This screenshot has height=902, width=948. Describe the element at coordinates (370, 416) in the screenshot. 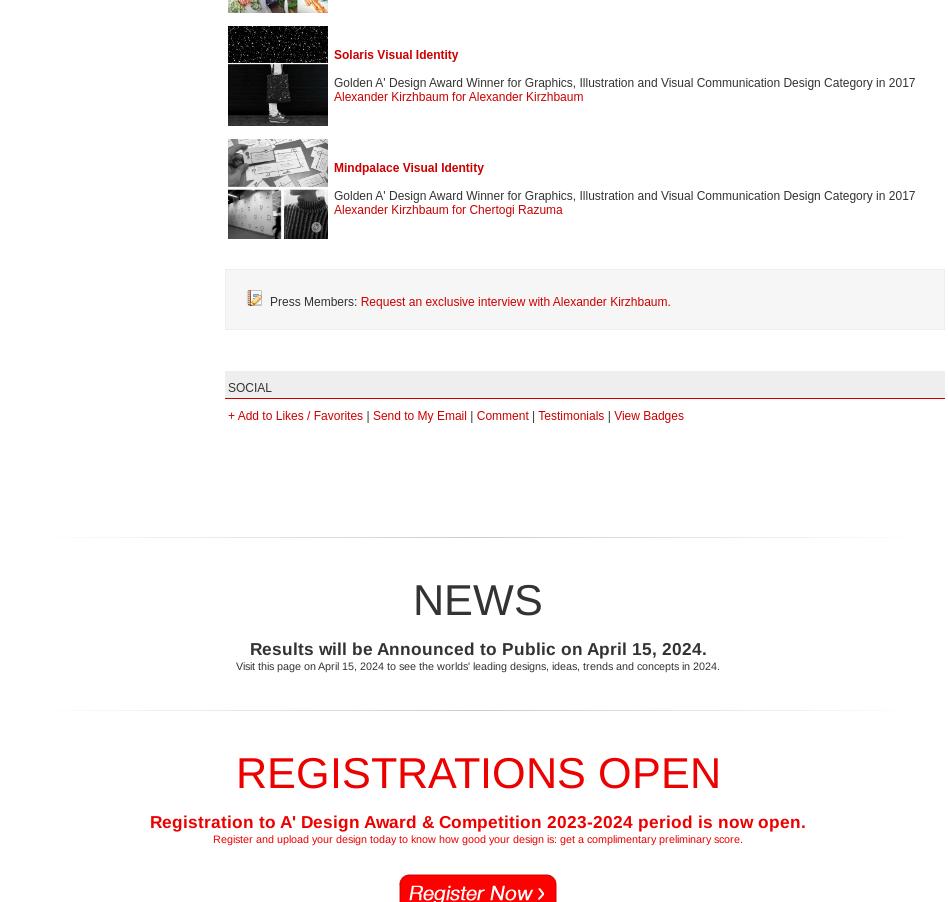

I see `'Send to My Email'` at that location.